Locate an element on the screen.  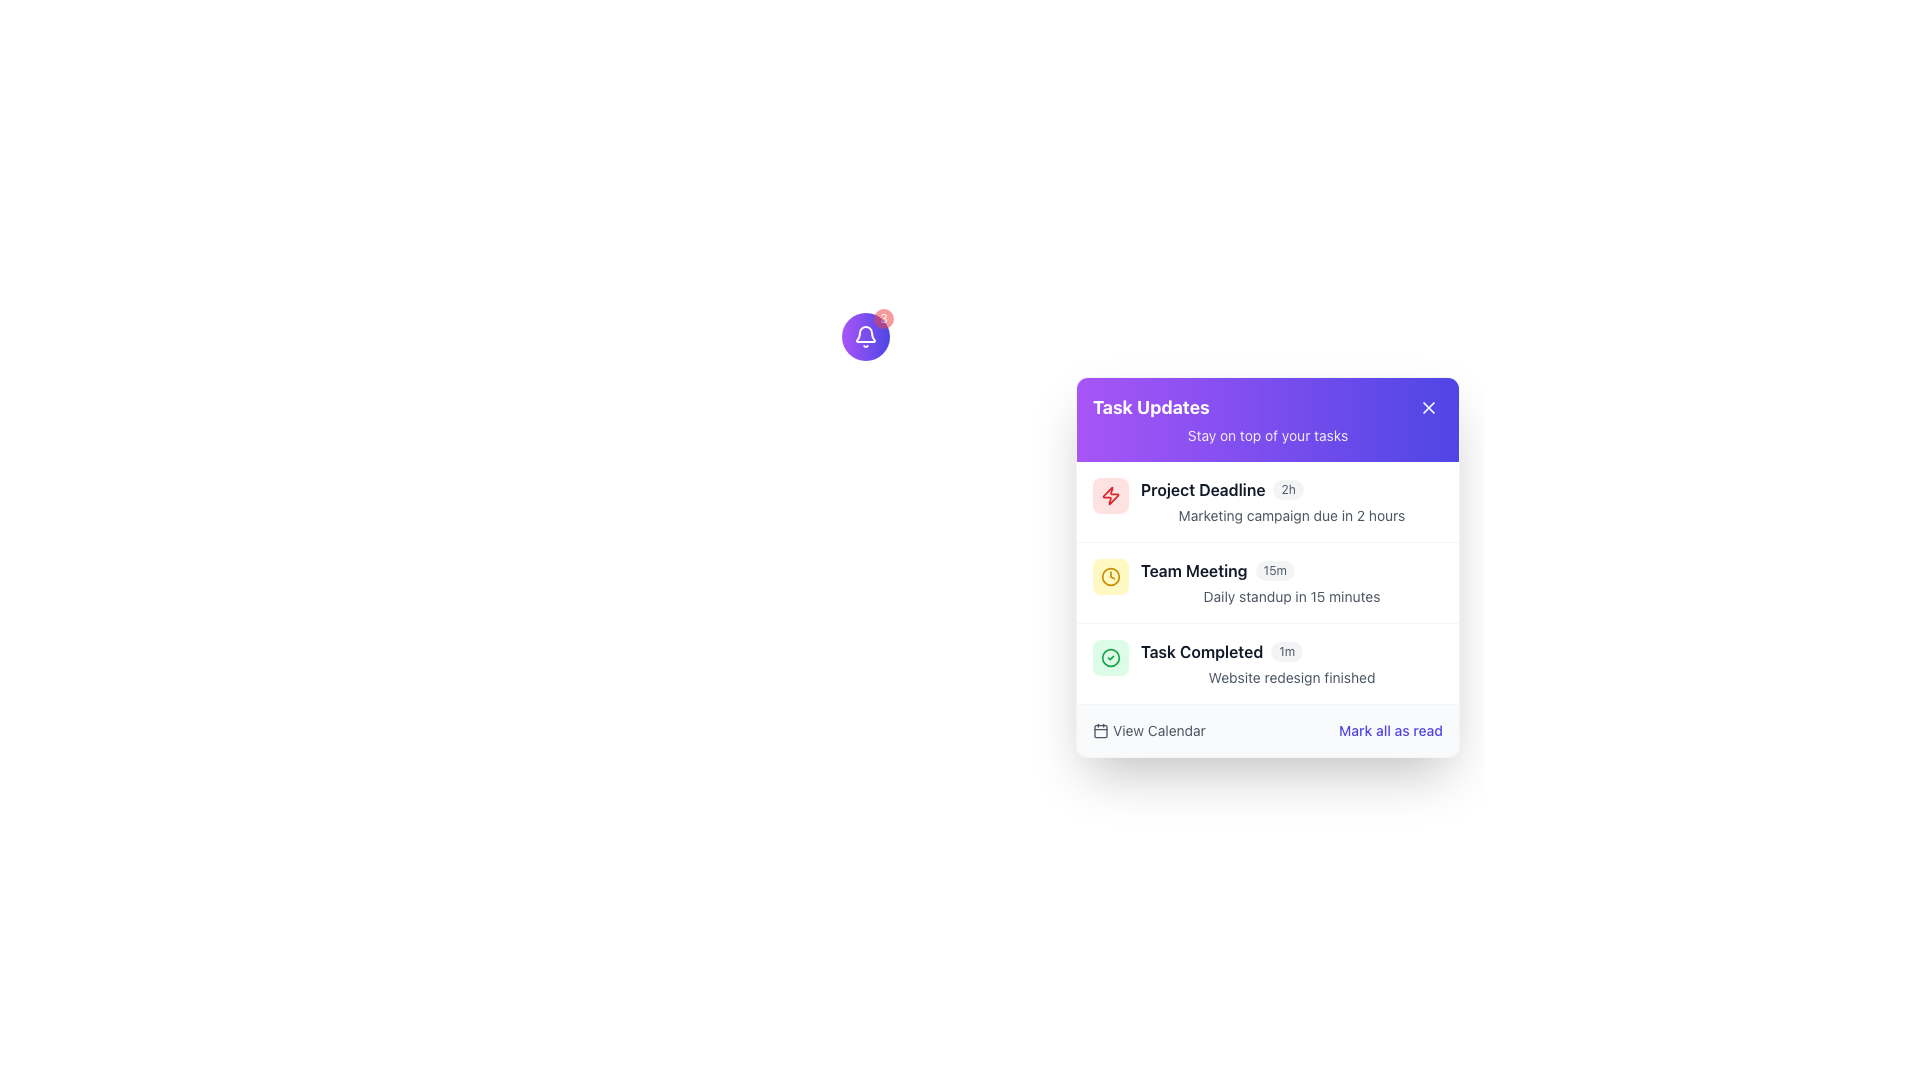
the label indicating the duration is located at coordinates (1274, 570).